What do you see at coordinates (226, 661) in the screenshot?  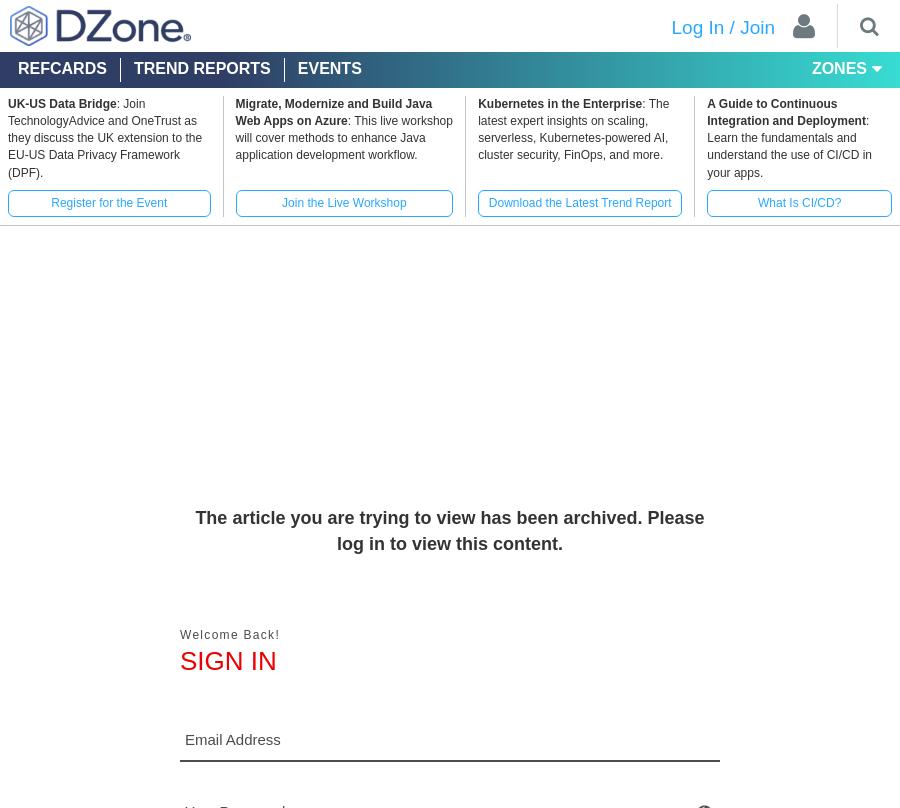 I see `'Sign In'` at bounding box center [226, 661].